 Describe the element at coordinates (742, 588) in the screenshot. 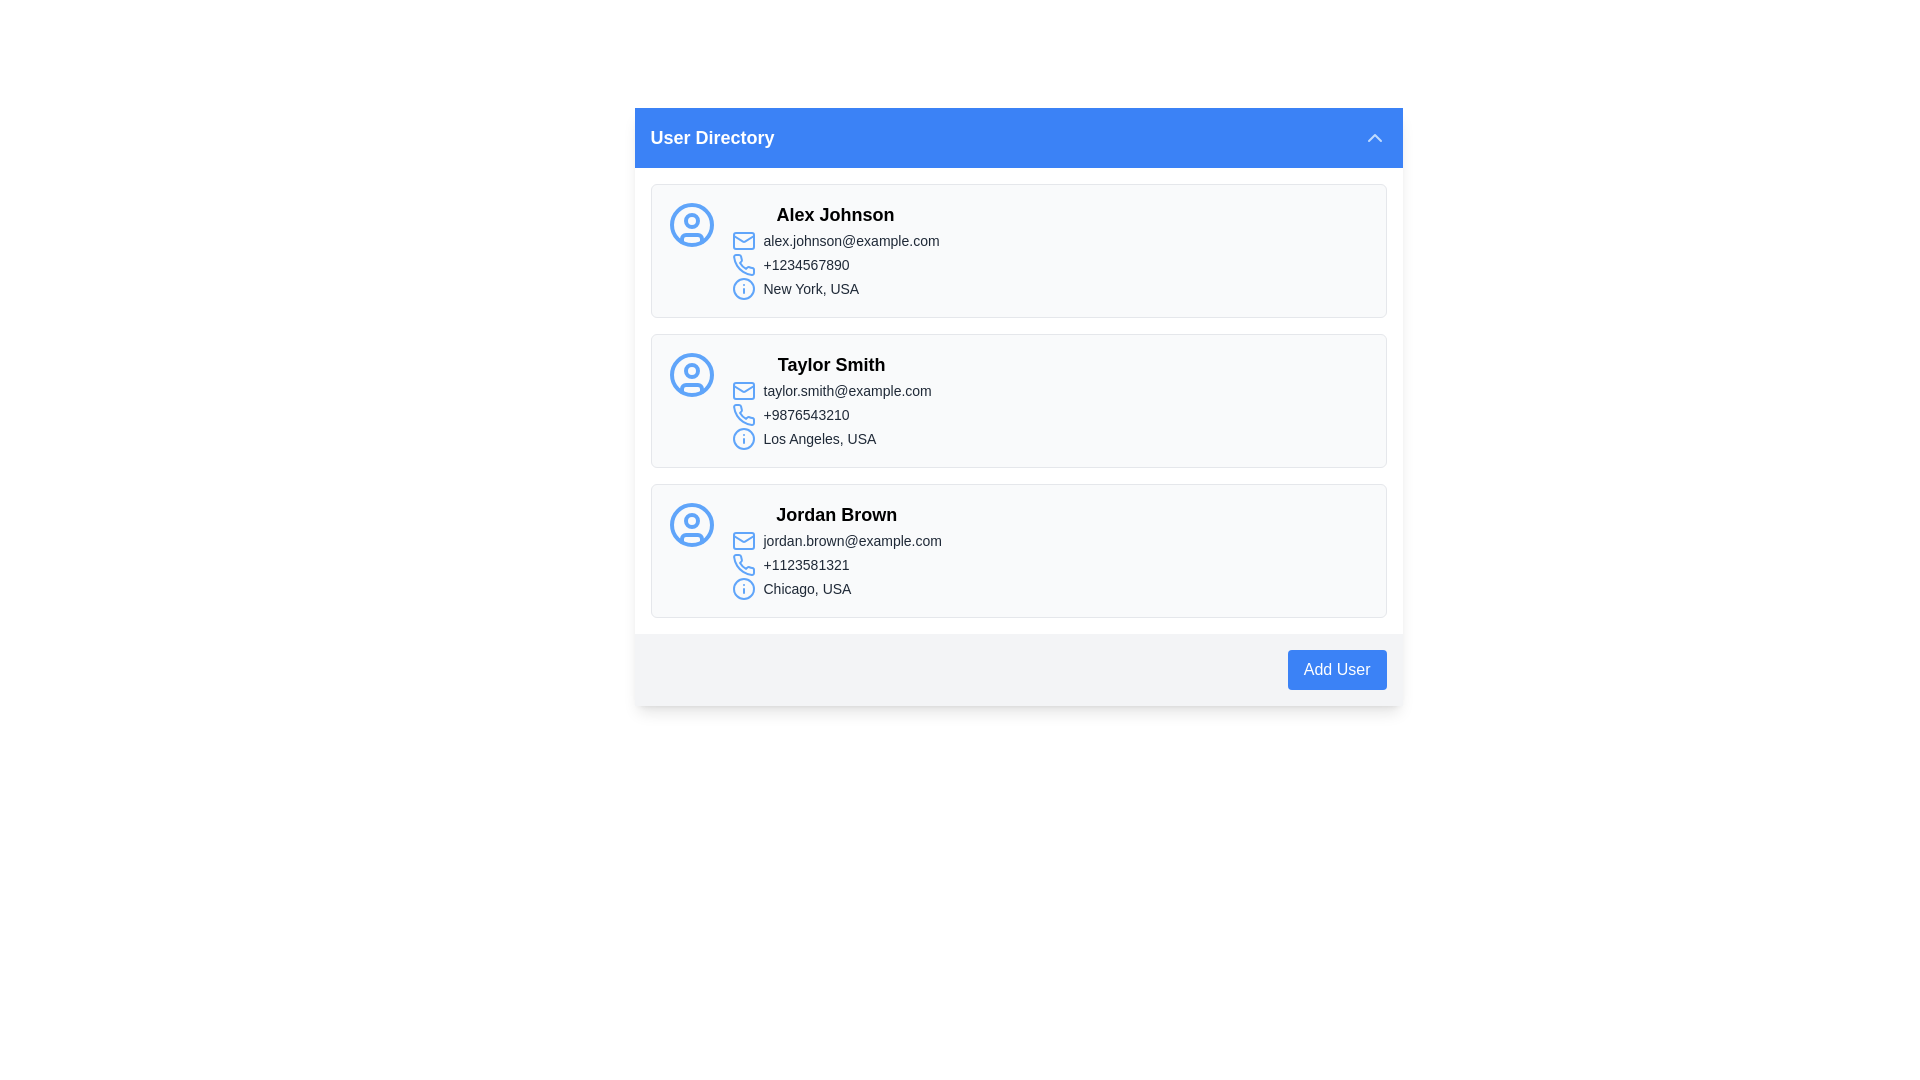

I see `the blue circular informational icon with an 'i' in the center, which is part of the user entry labeled 'Jordan Brown' located at the bottom of the user list` at that location.